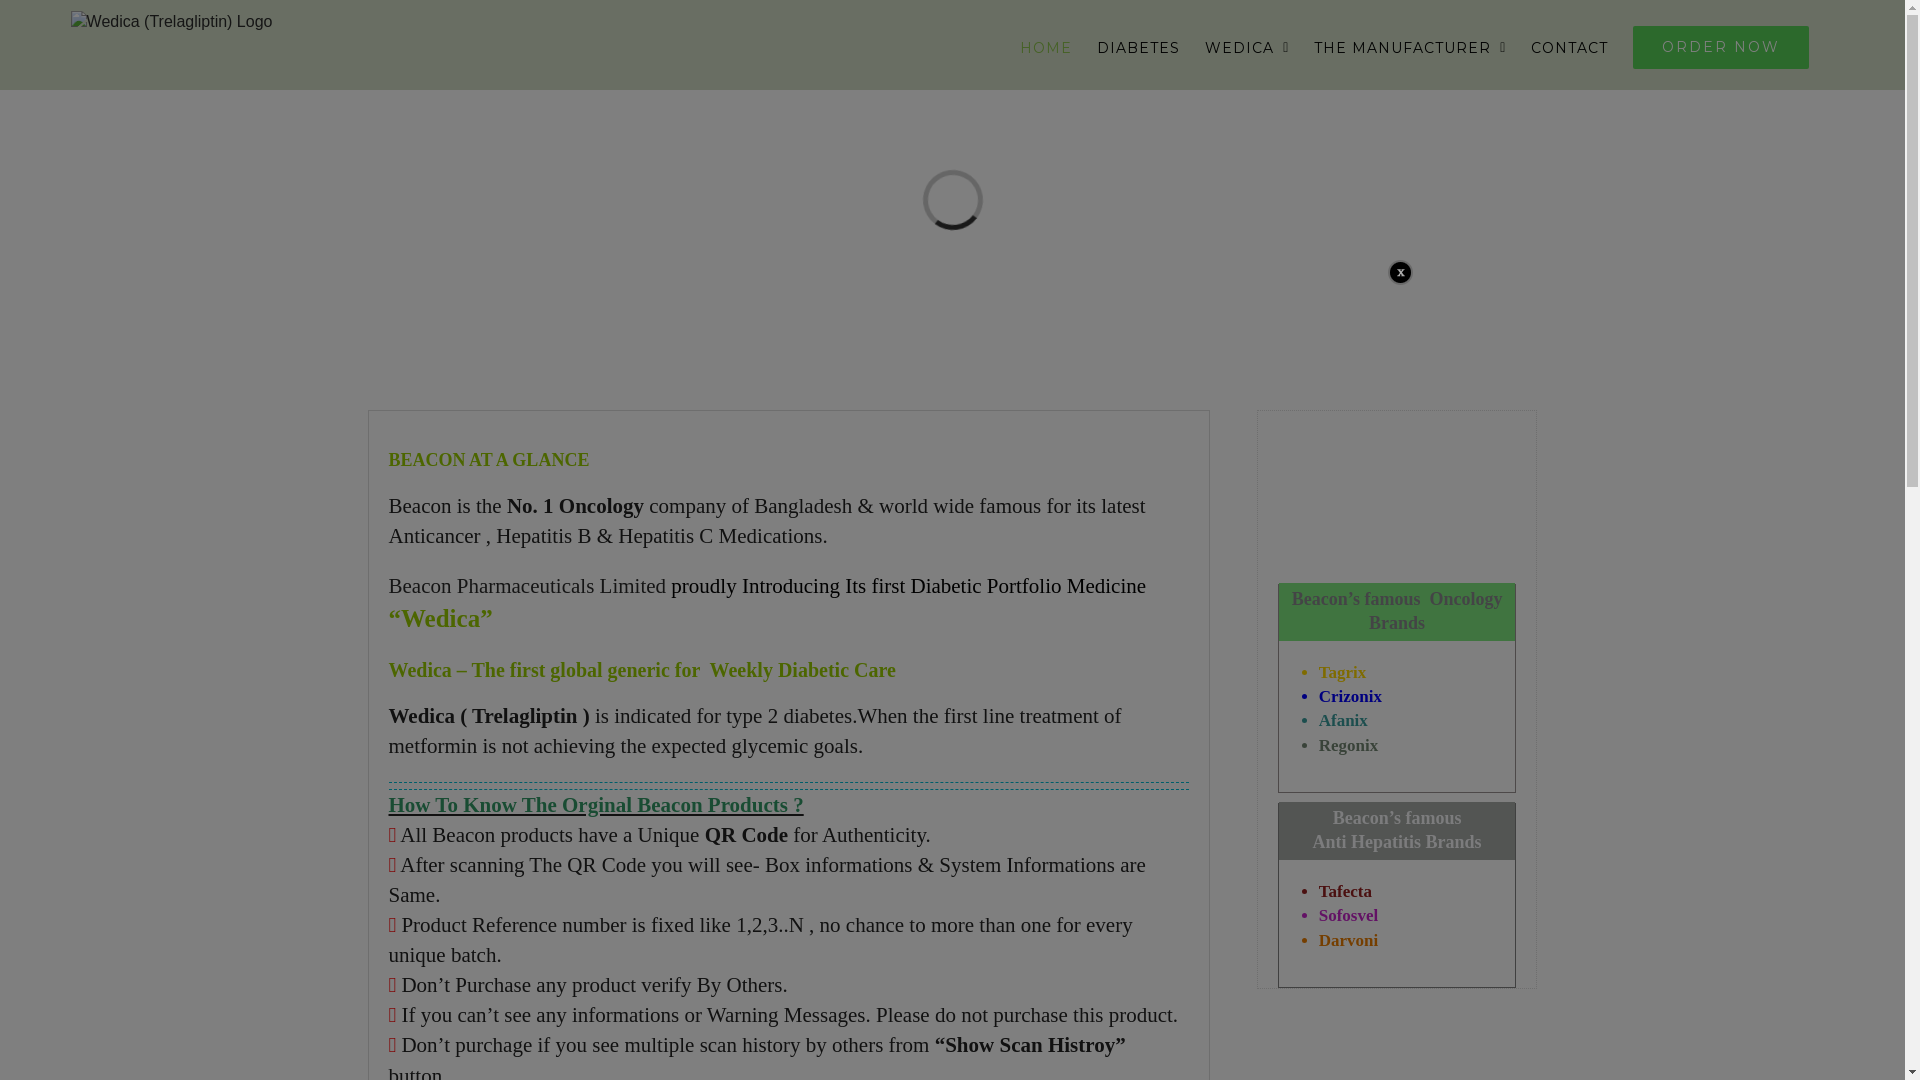  What do you see at coordinates (529, 585) in the screenshot?
I see `'Beacon Pharmaceuticals Limited'` at bounding box center [529, 585].